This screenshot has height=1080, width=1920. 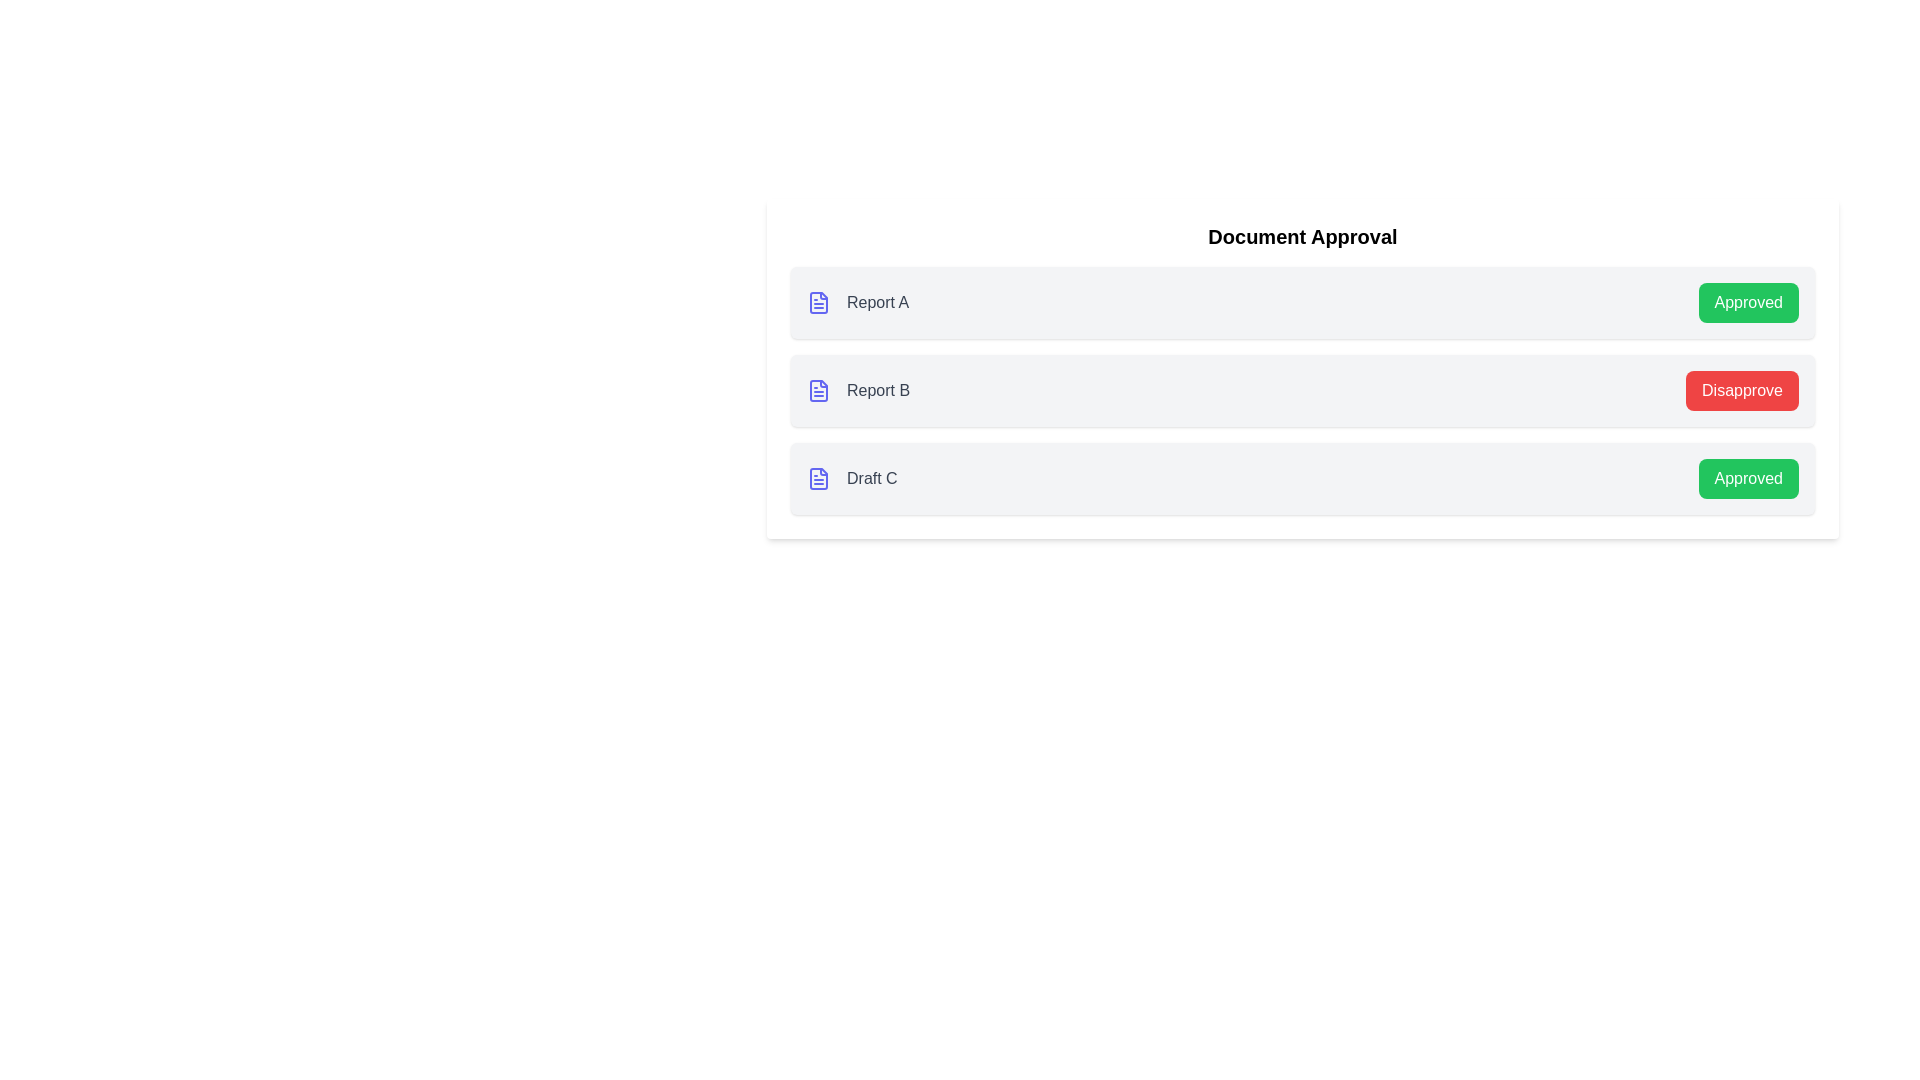 What do you see at coordinates (1747, 478) in the screenshot?
I see `the approval button for Draft C` at bounding box center [1747, 478].